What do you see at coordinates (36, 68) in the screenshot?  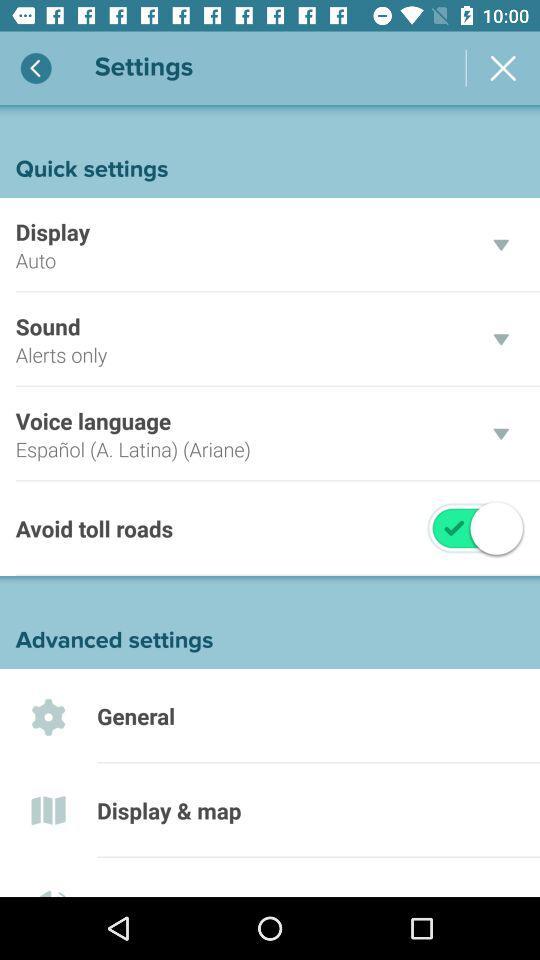 I see `go back` at bounding box center [36, 68].